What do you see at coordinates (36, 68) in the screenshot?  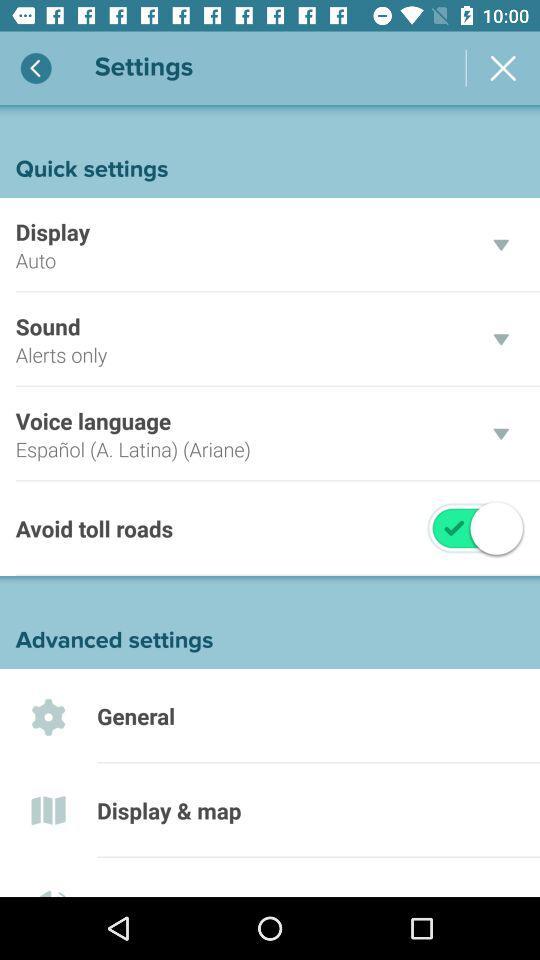 I see `go back` at bounding box center [36, 68].